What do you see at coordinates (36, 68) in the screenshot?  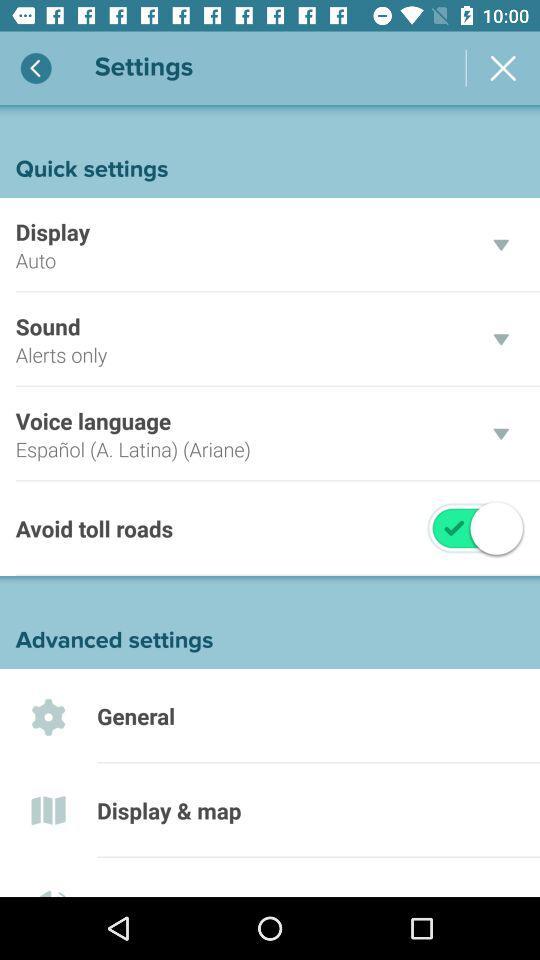 I see `go back` at bounding box center [36, 68].